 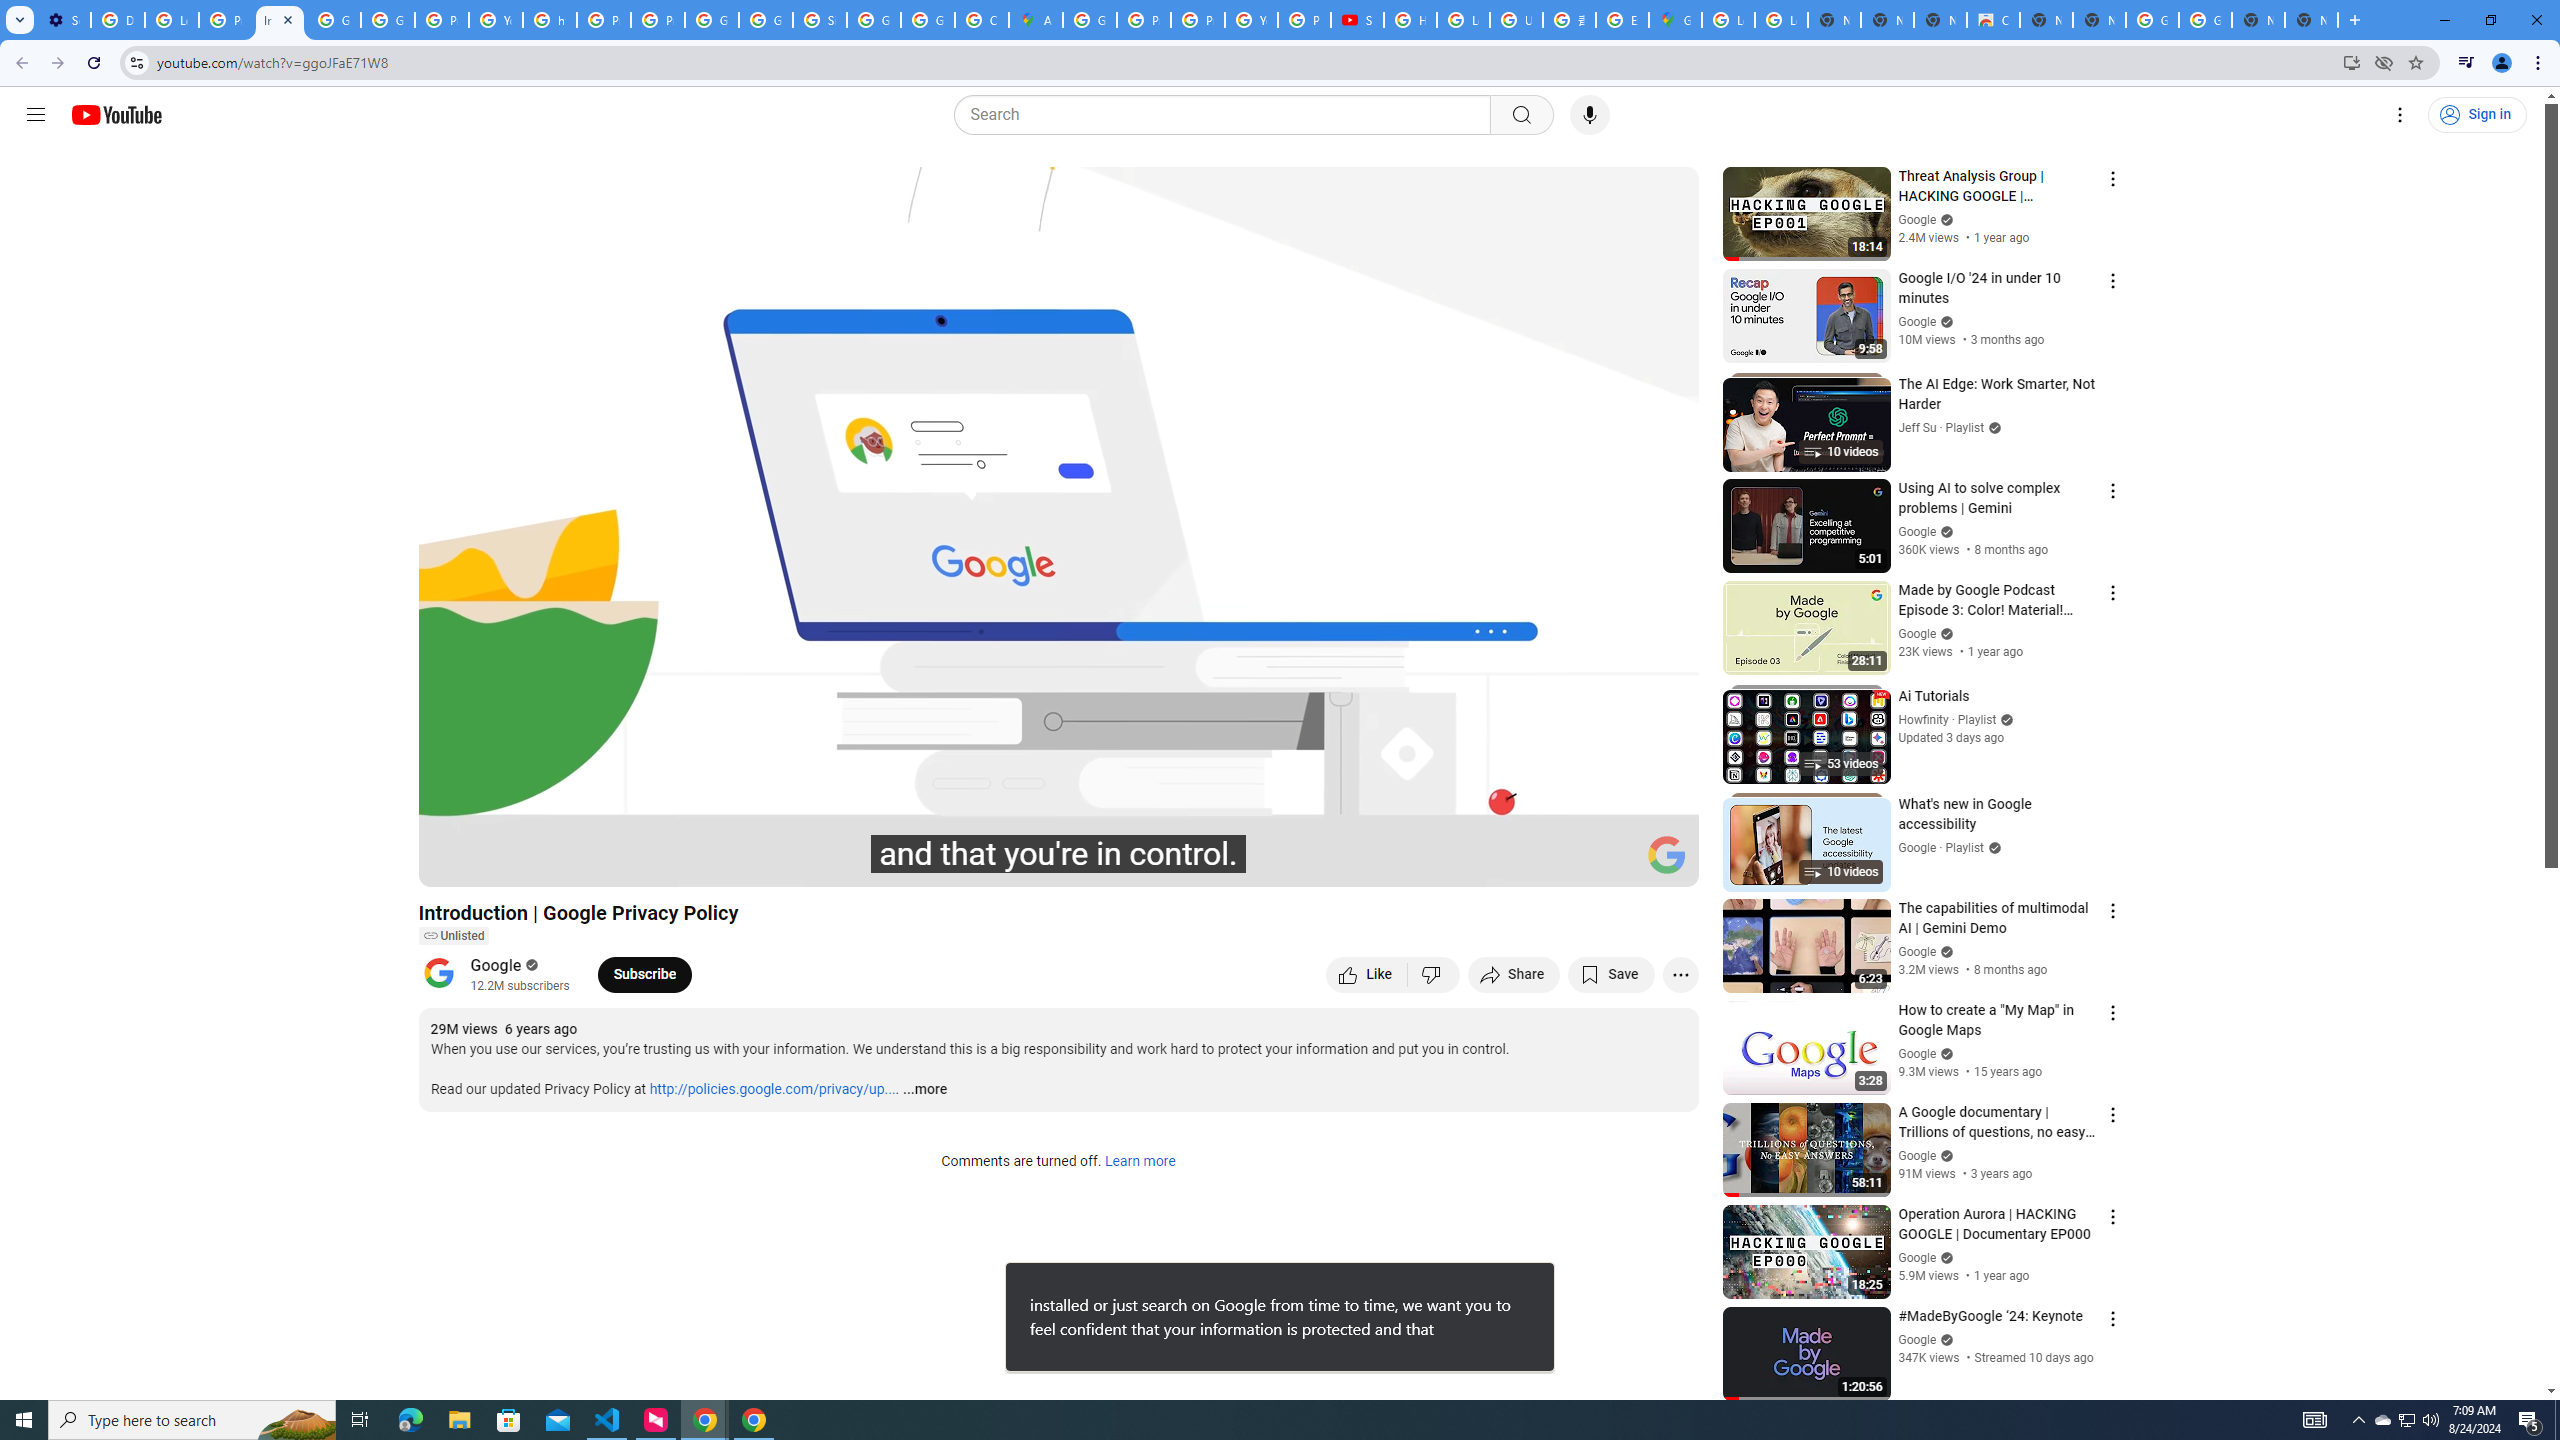 I want to click on 'Subscribe to Google.', so click(x=644, y=973).